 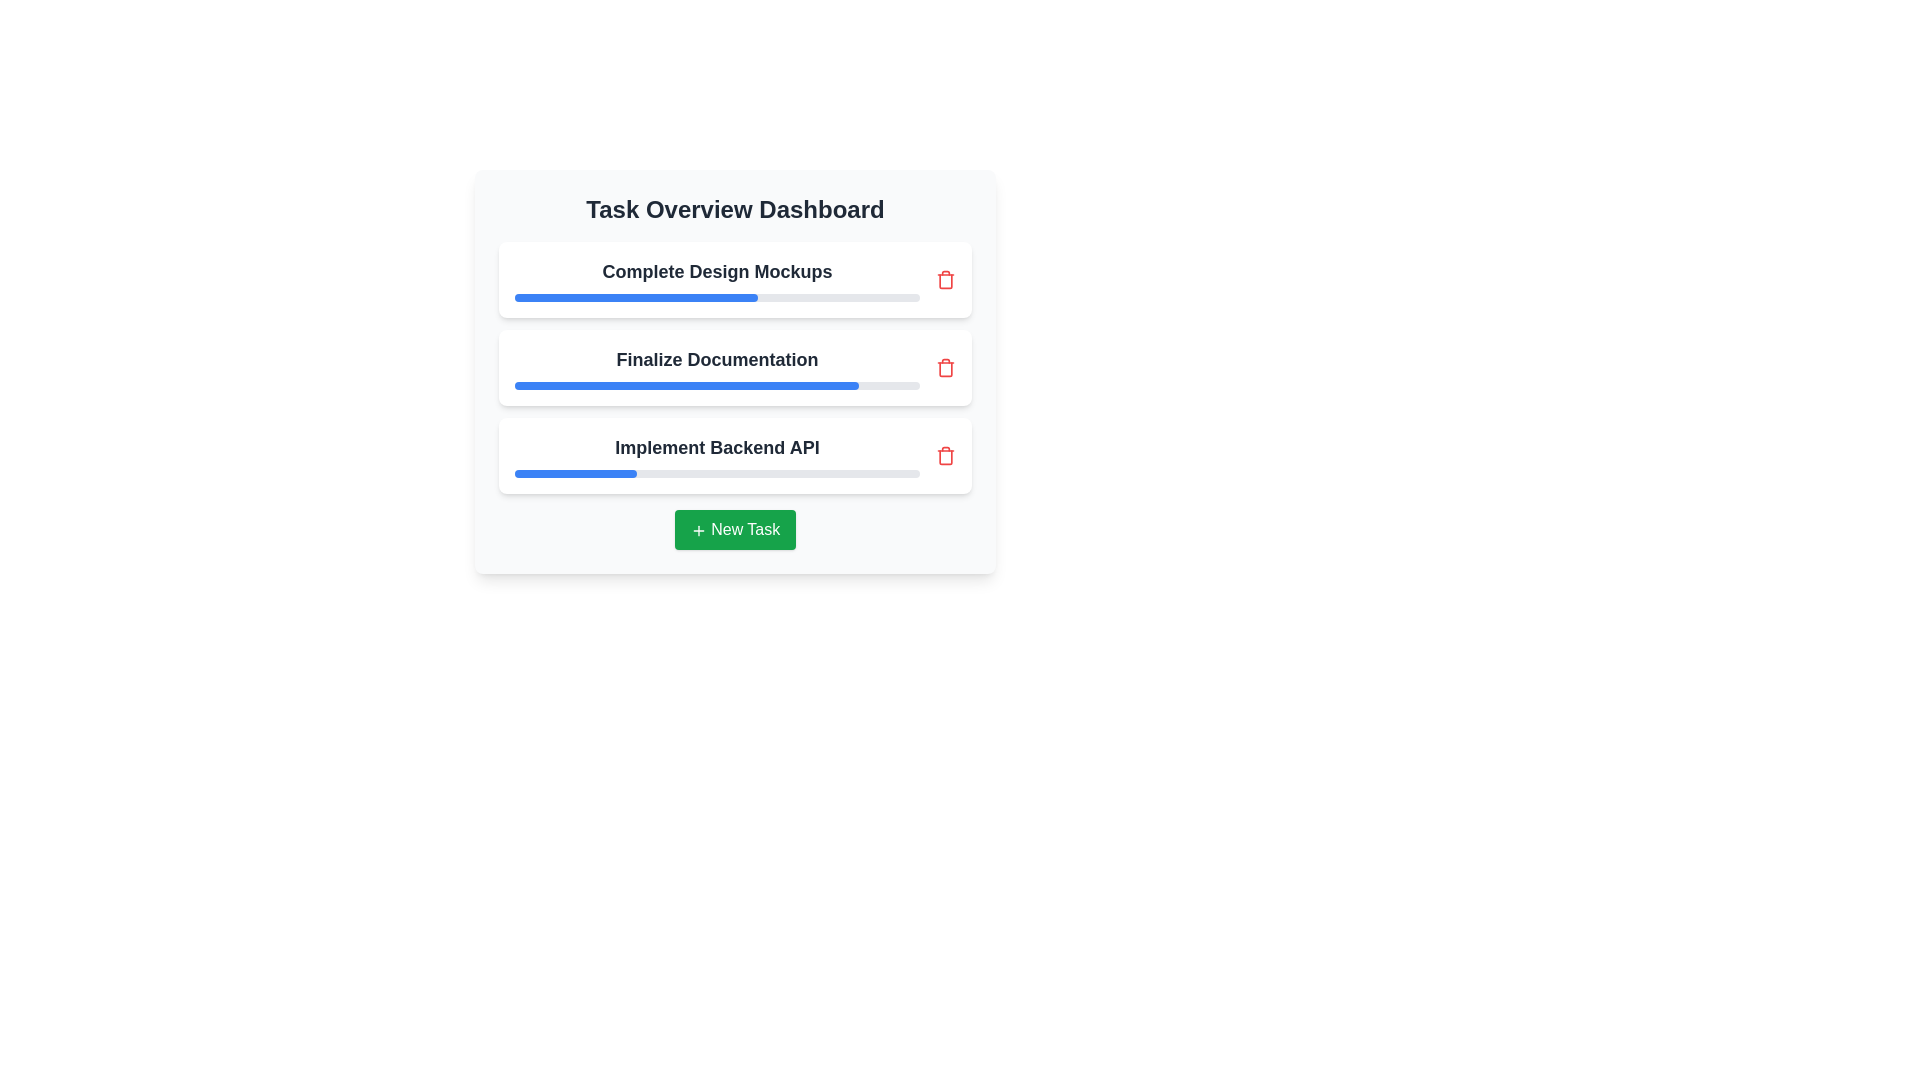 What do you see at coordinates (944, 455) in the screenshot?
I see `trash icon next to the task titled 'Implement Backend API' to delete it` at bounding box center [944, 455].